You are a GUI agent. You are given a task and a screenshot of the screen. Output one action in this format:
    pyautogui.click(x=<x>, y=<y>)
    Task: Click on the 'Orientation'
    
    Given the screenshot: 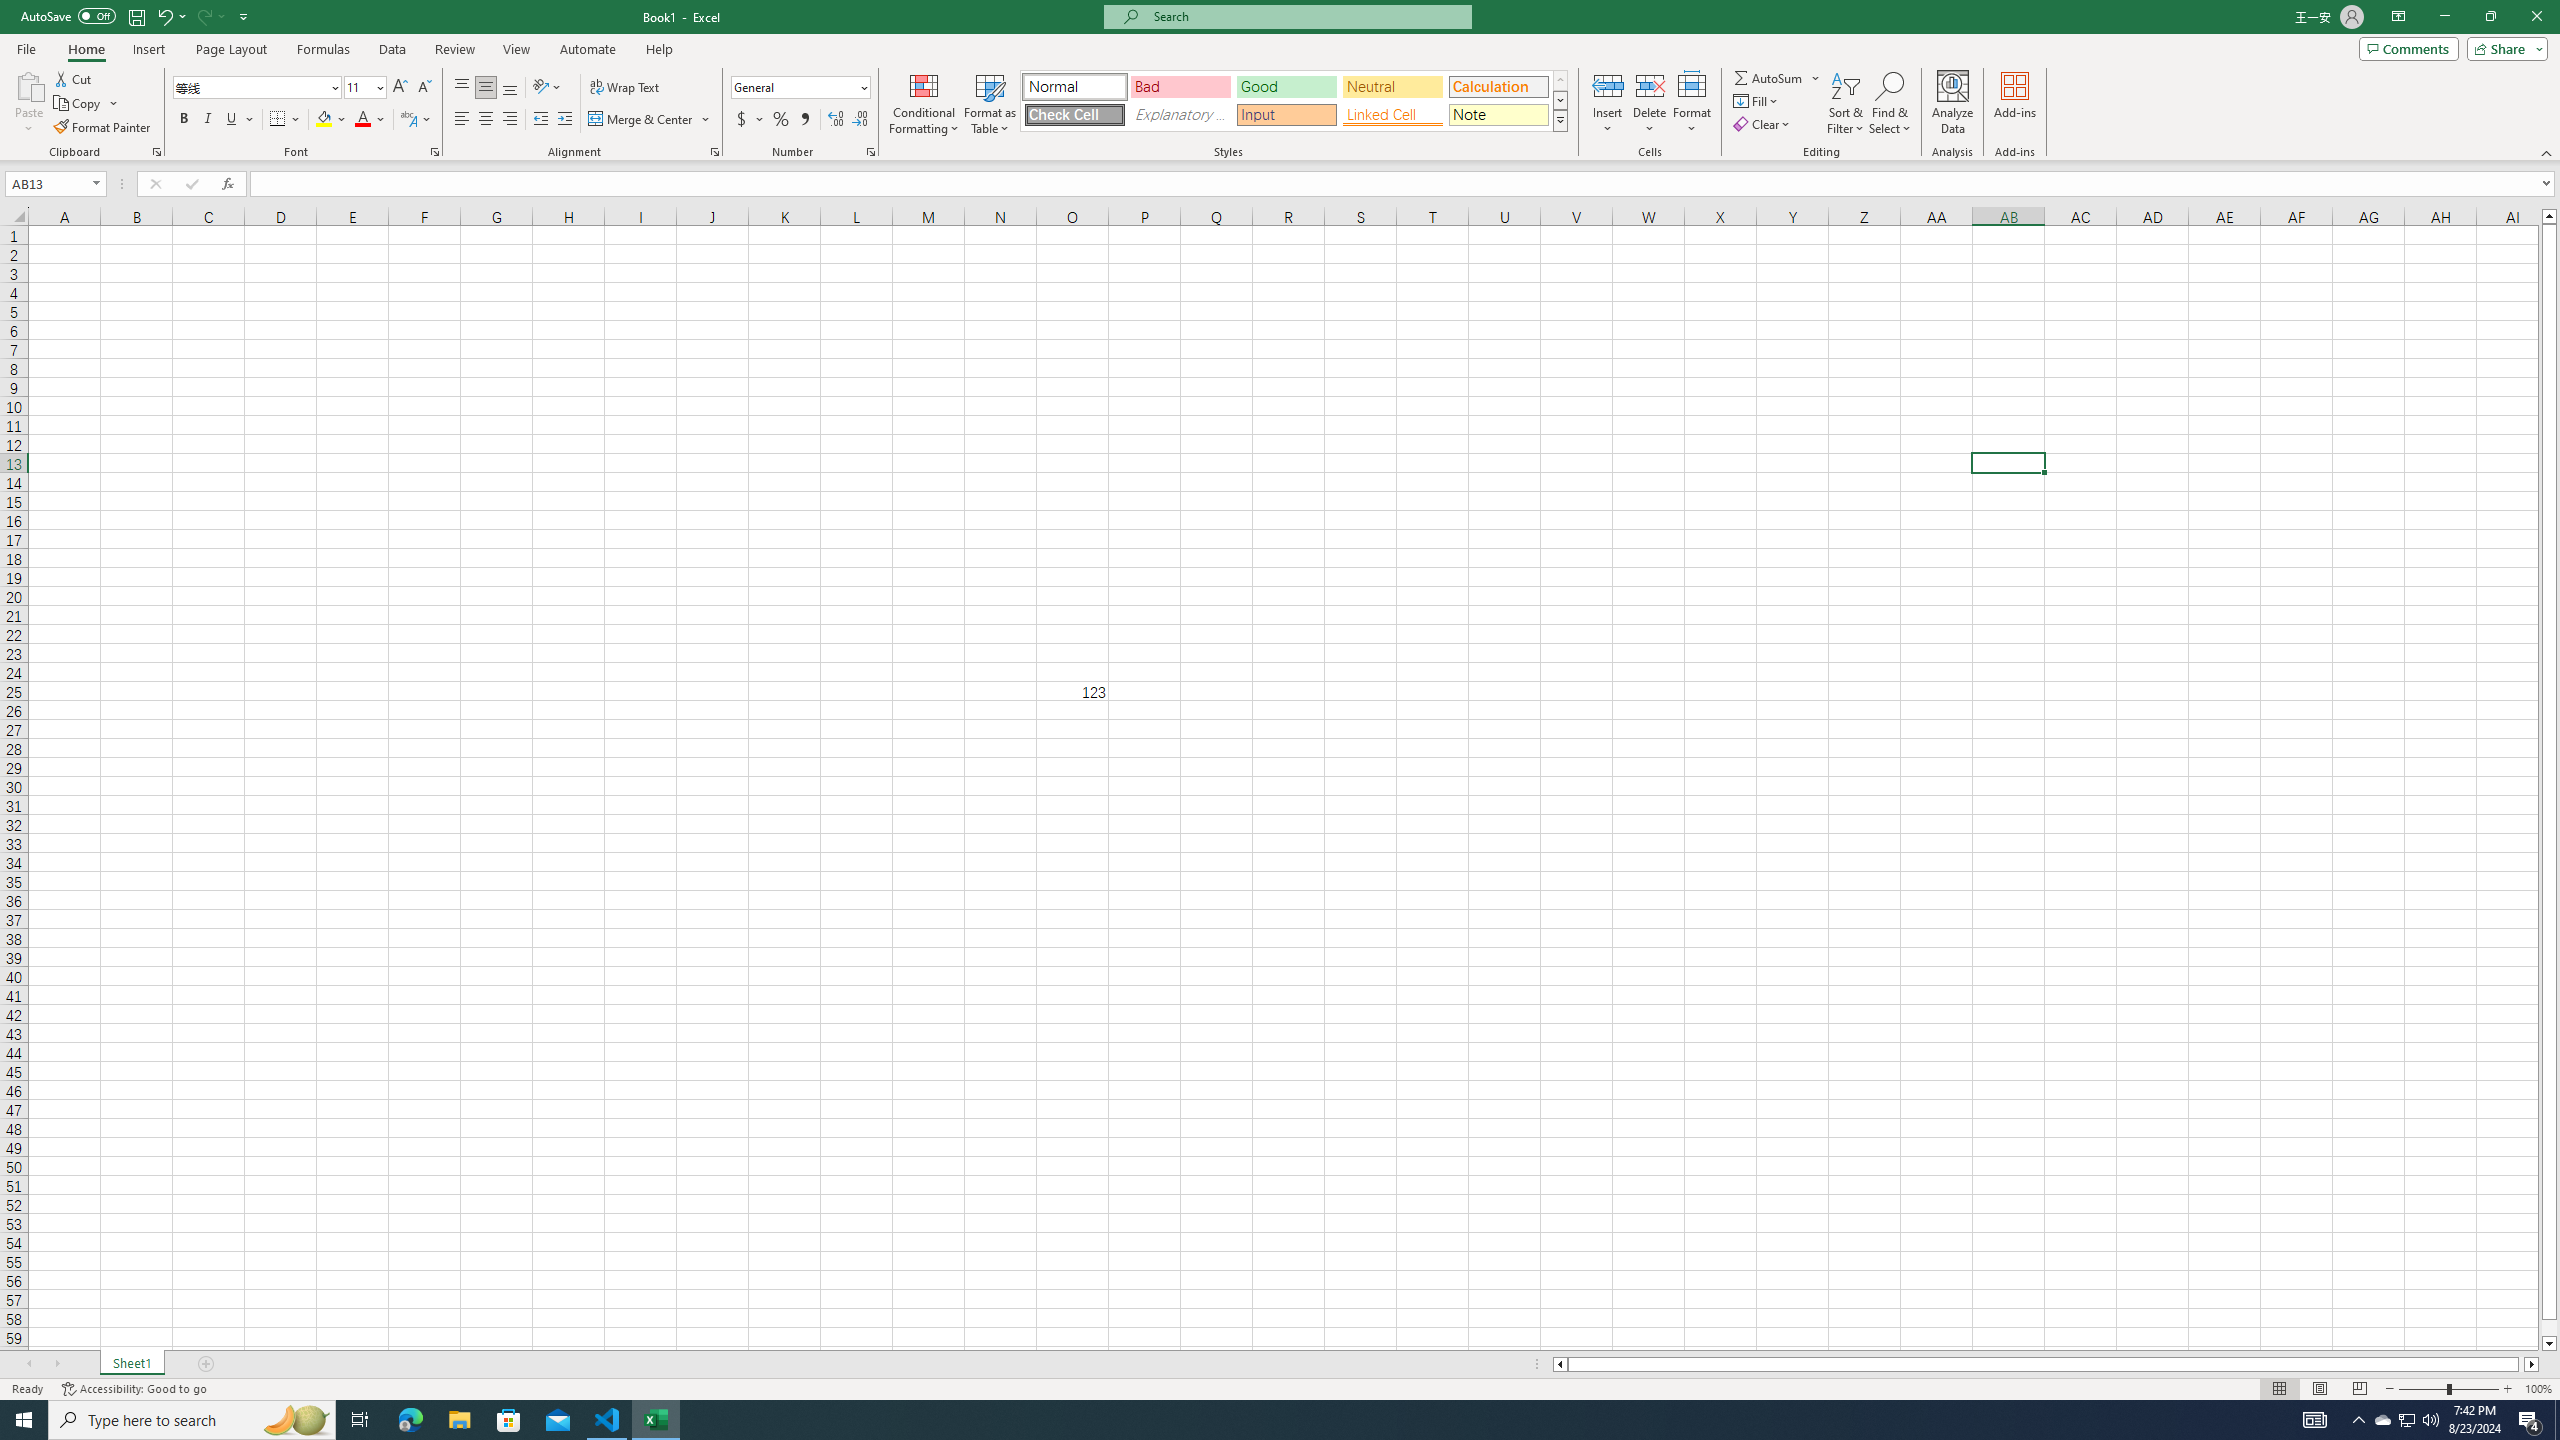 What is the action you would take?
    pyautogui.click(x=546, y=87)
    